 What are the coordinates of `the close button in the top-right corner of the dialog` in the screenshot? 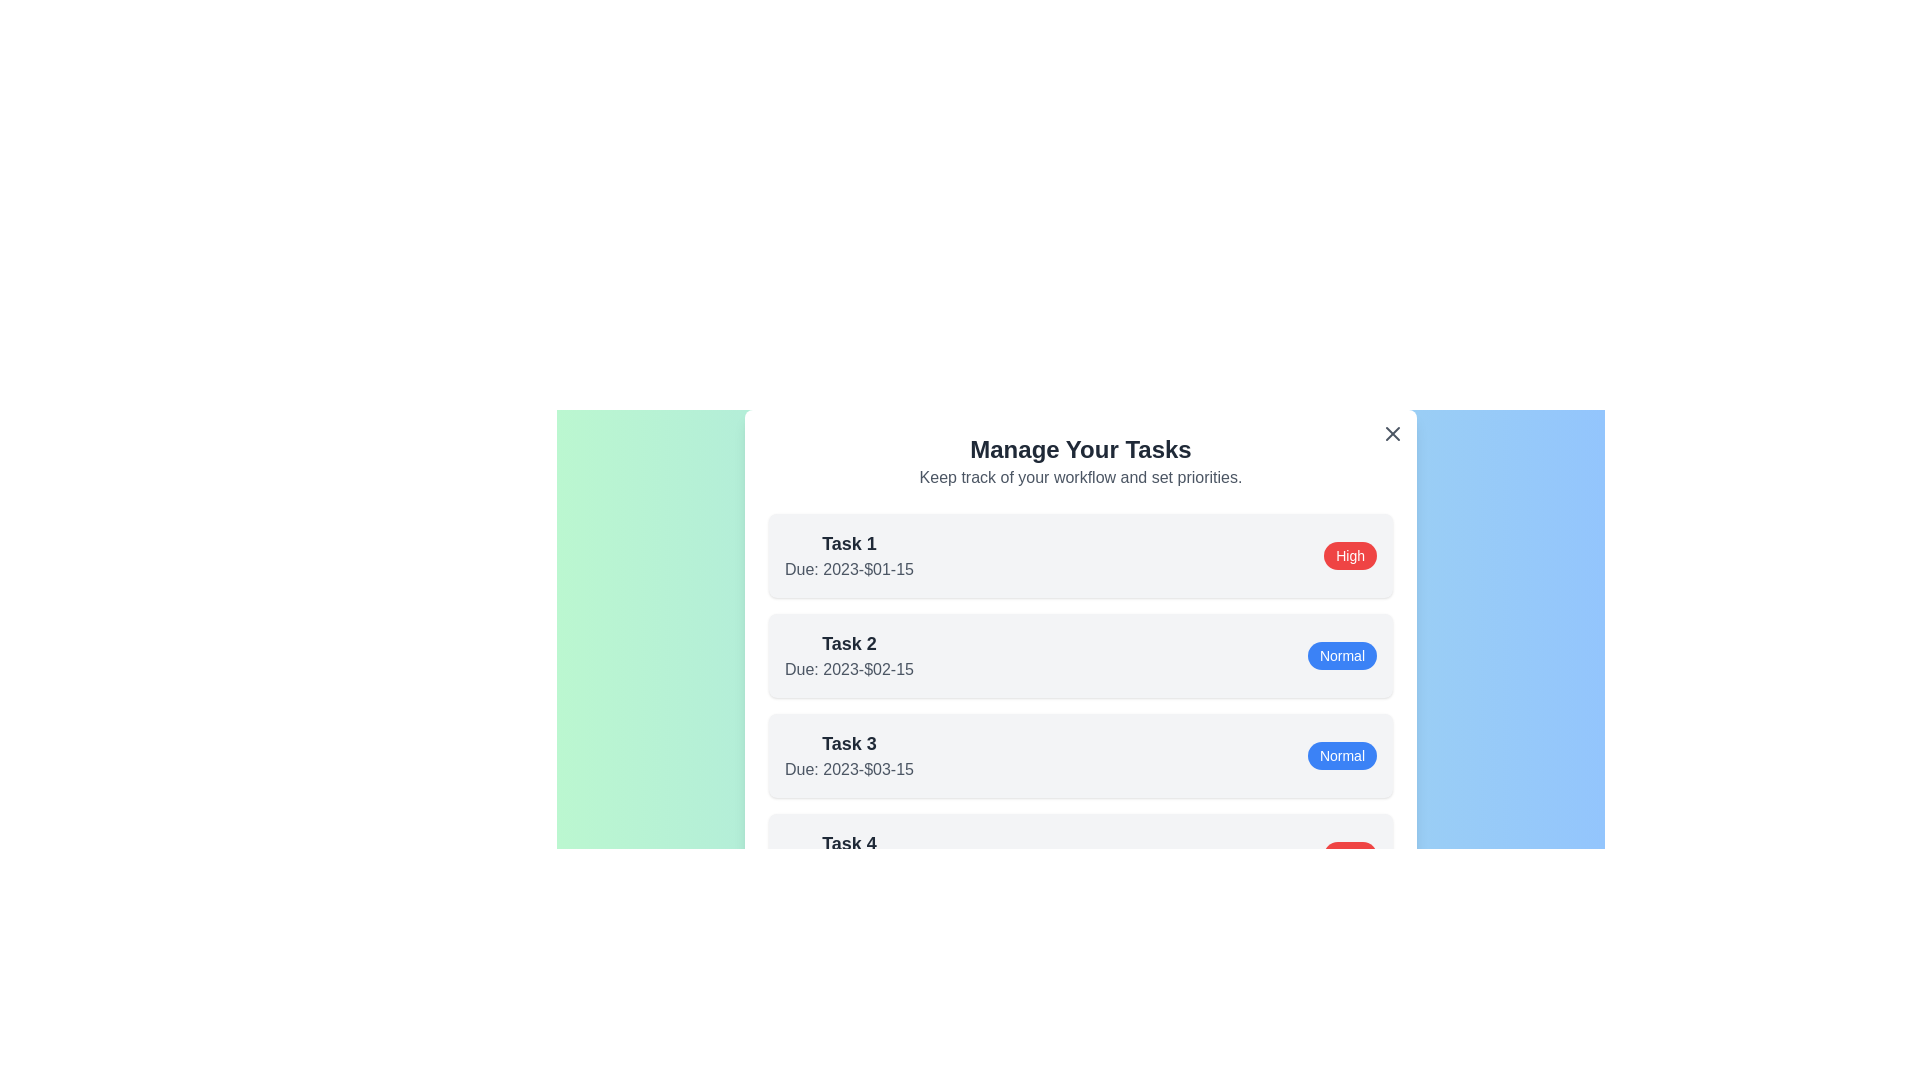 It's located at (1391, 433).